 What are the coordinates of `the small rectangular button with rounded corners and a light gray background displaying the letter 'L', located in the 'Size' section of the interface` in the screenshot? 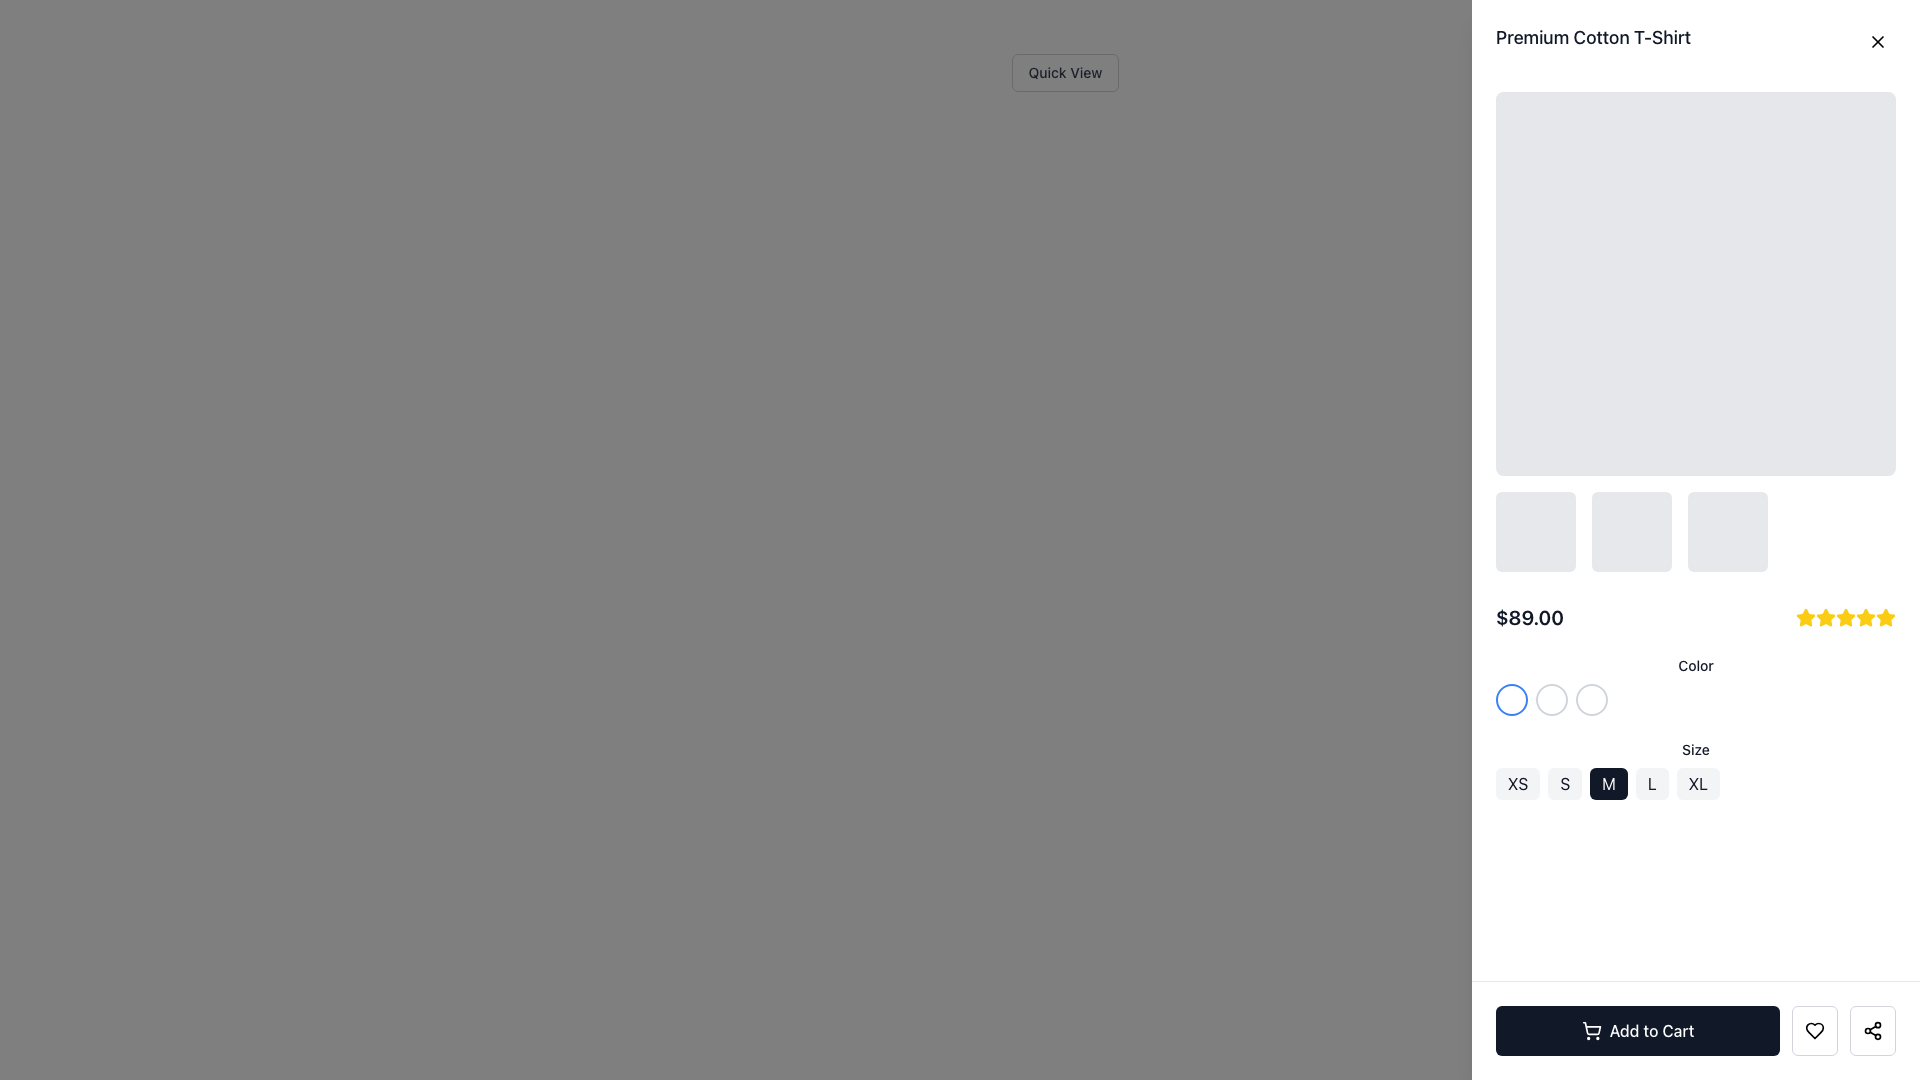 It's located at (1652, 782).